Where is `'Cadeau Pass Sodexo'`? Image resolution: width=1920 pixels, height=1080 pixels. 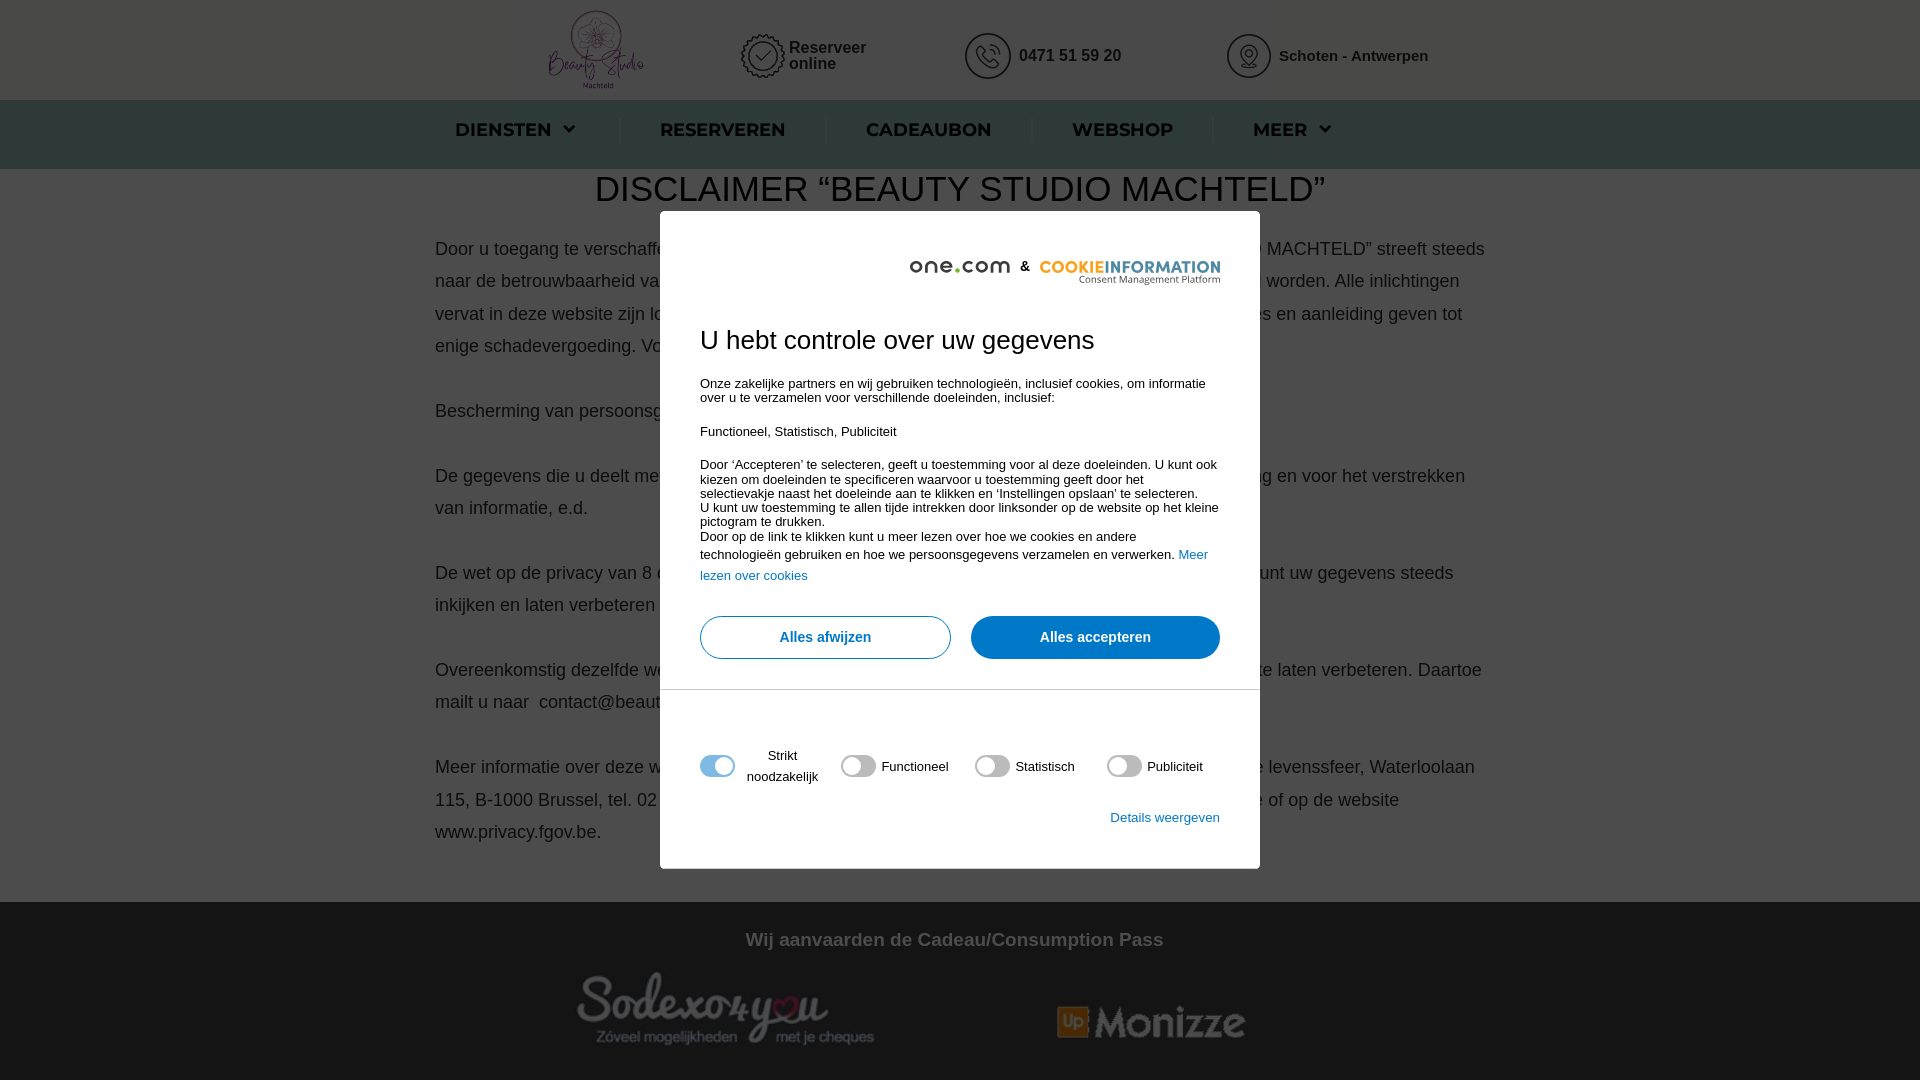
'Cadeau Pass Sodexo' is located at coordinates (724, 1006).